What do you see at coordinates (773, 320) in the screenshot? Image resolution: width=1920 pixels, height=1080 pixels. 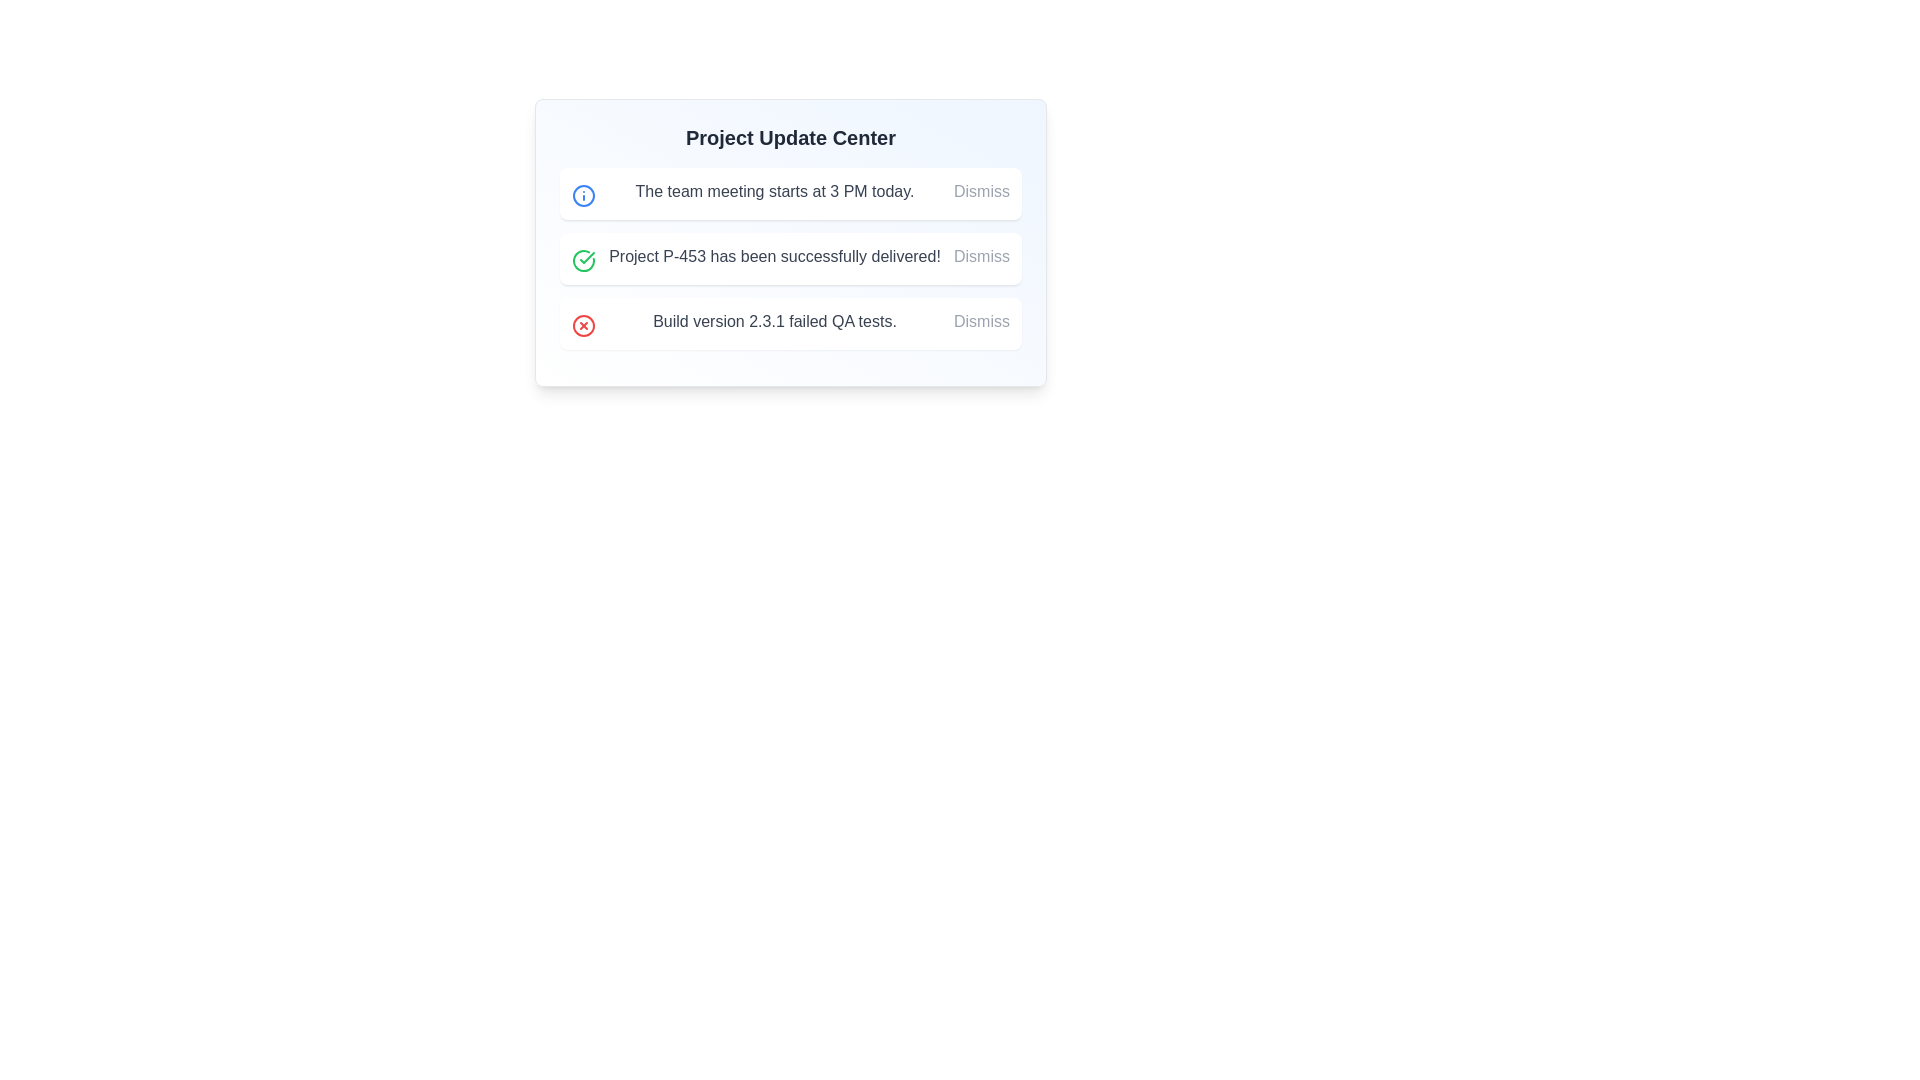 I see `the text label displaying 'Build version 2.3.1 failed QA tests.' which is part of the third notification entry in the 'Project Update Center'` at bounding box center [773, 320].